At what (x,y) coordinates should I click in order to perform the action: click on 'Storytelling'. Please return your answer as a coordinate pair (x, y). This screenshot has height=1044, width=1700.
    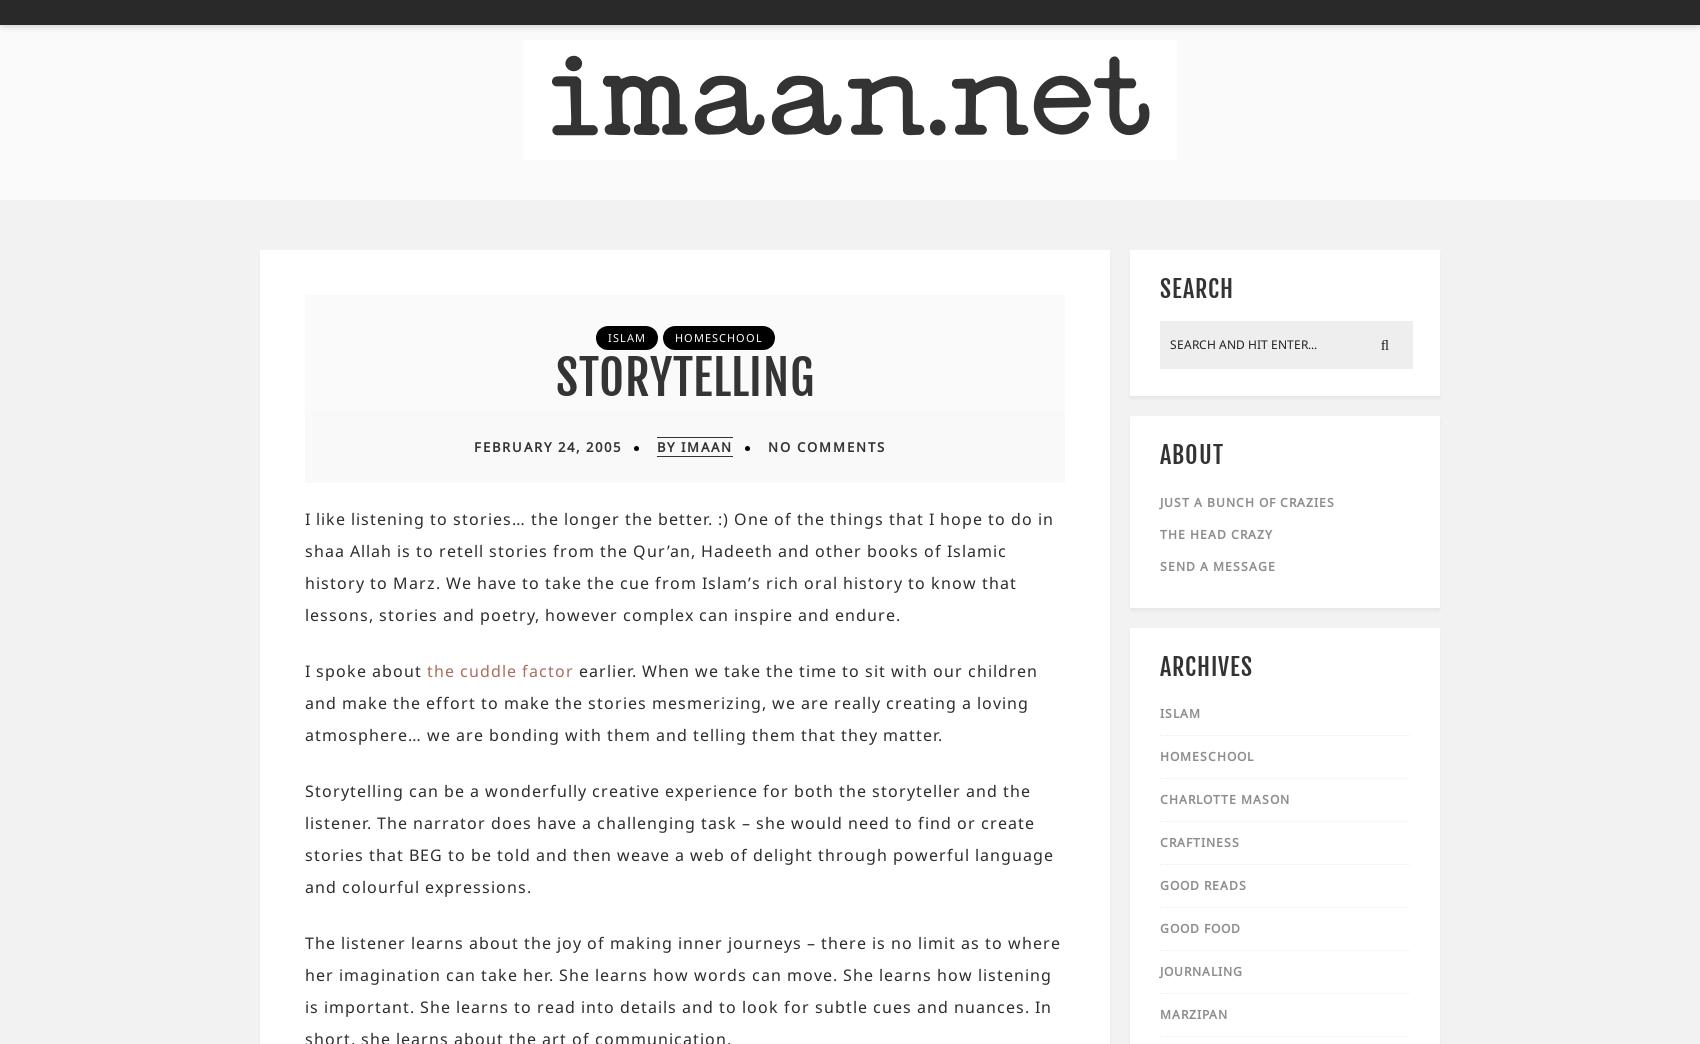
    Looking at the image, I should click on (684, 378).